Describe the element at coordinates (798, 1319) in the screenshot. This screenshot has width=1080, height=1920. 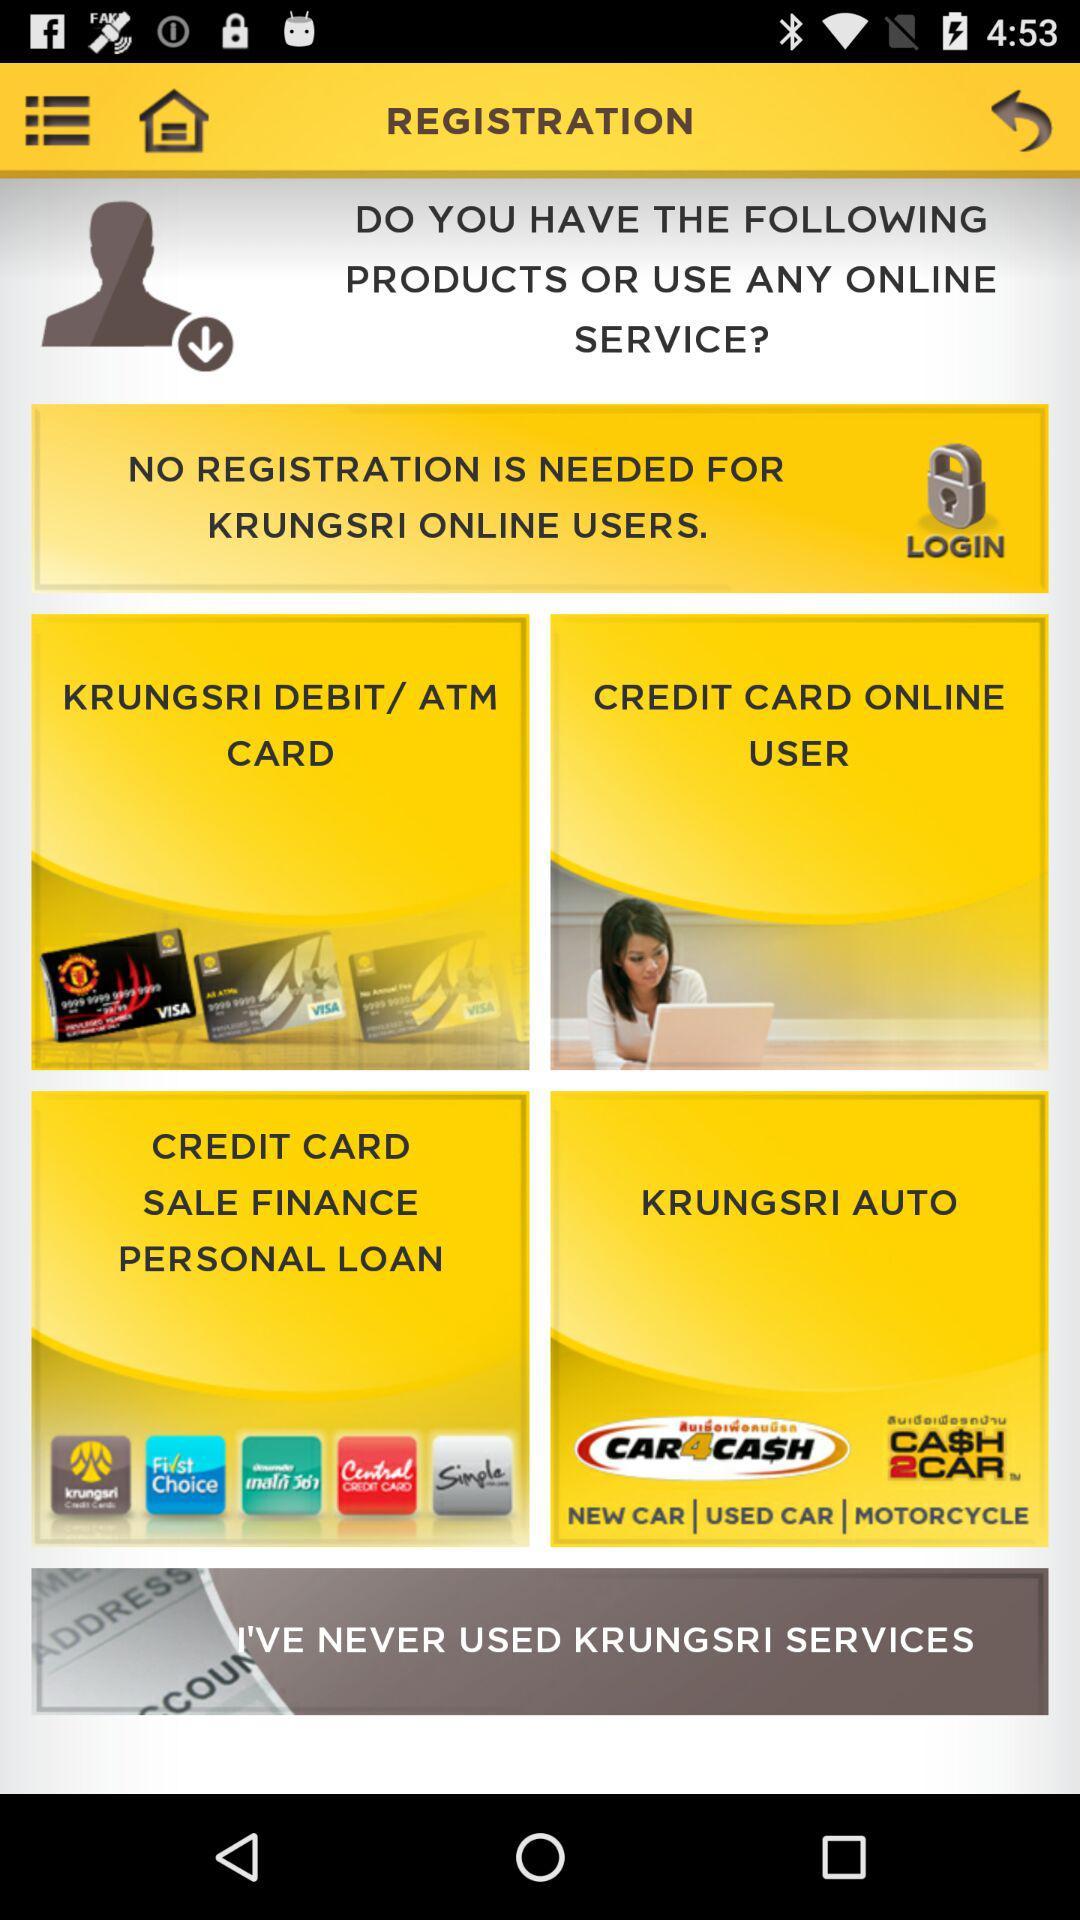
I see `shows krungsri auto option` at that location.